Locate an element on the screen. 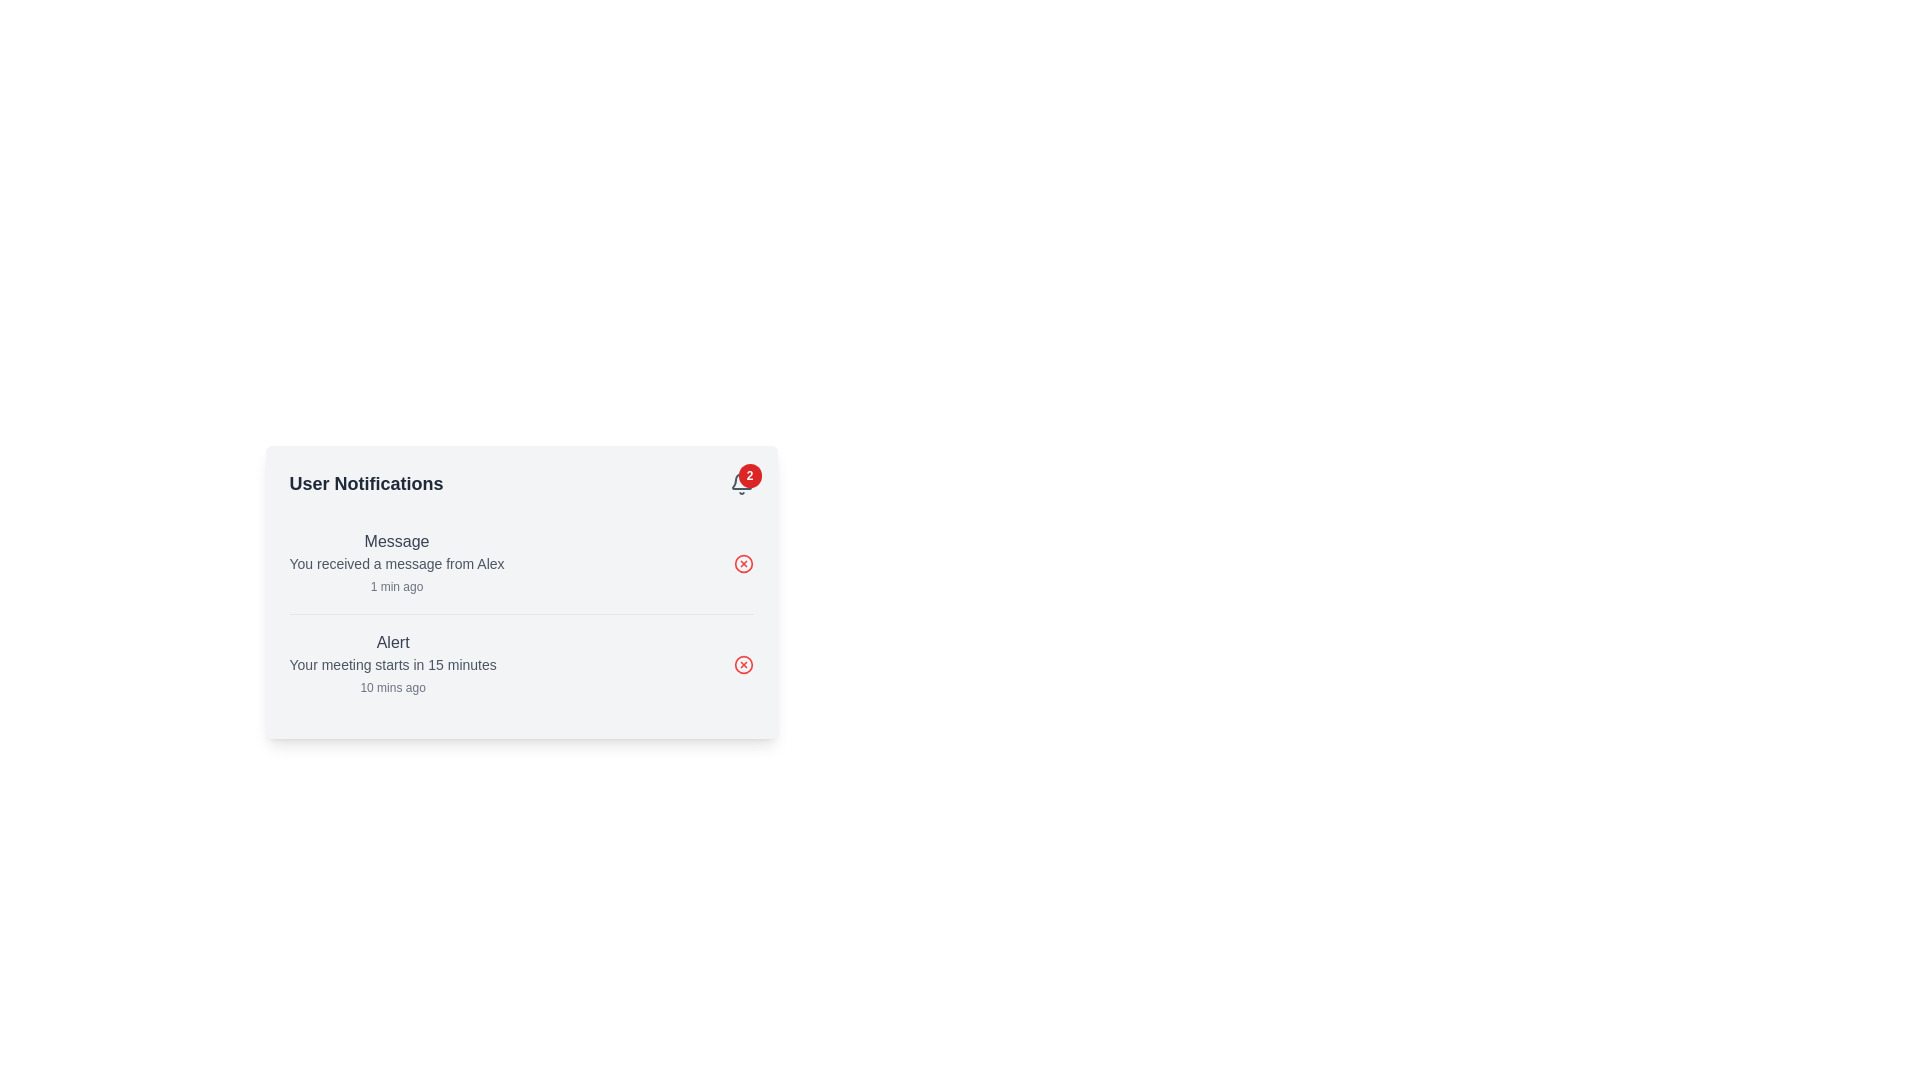 Image resolution: width=1920 pixels, height=1080 pixels. the unread notifications Badge located at the top-right corner of the bell icon in the notification panel is located at coordinates (749, 475).